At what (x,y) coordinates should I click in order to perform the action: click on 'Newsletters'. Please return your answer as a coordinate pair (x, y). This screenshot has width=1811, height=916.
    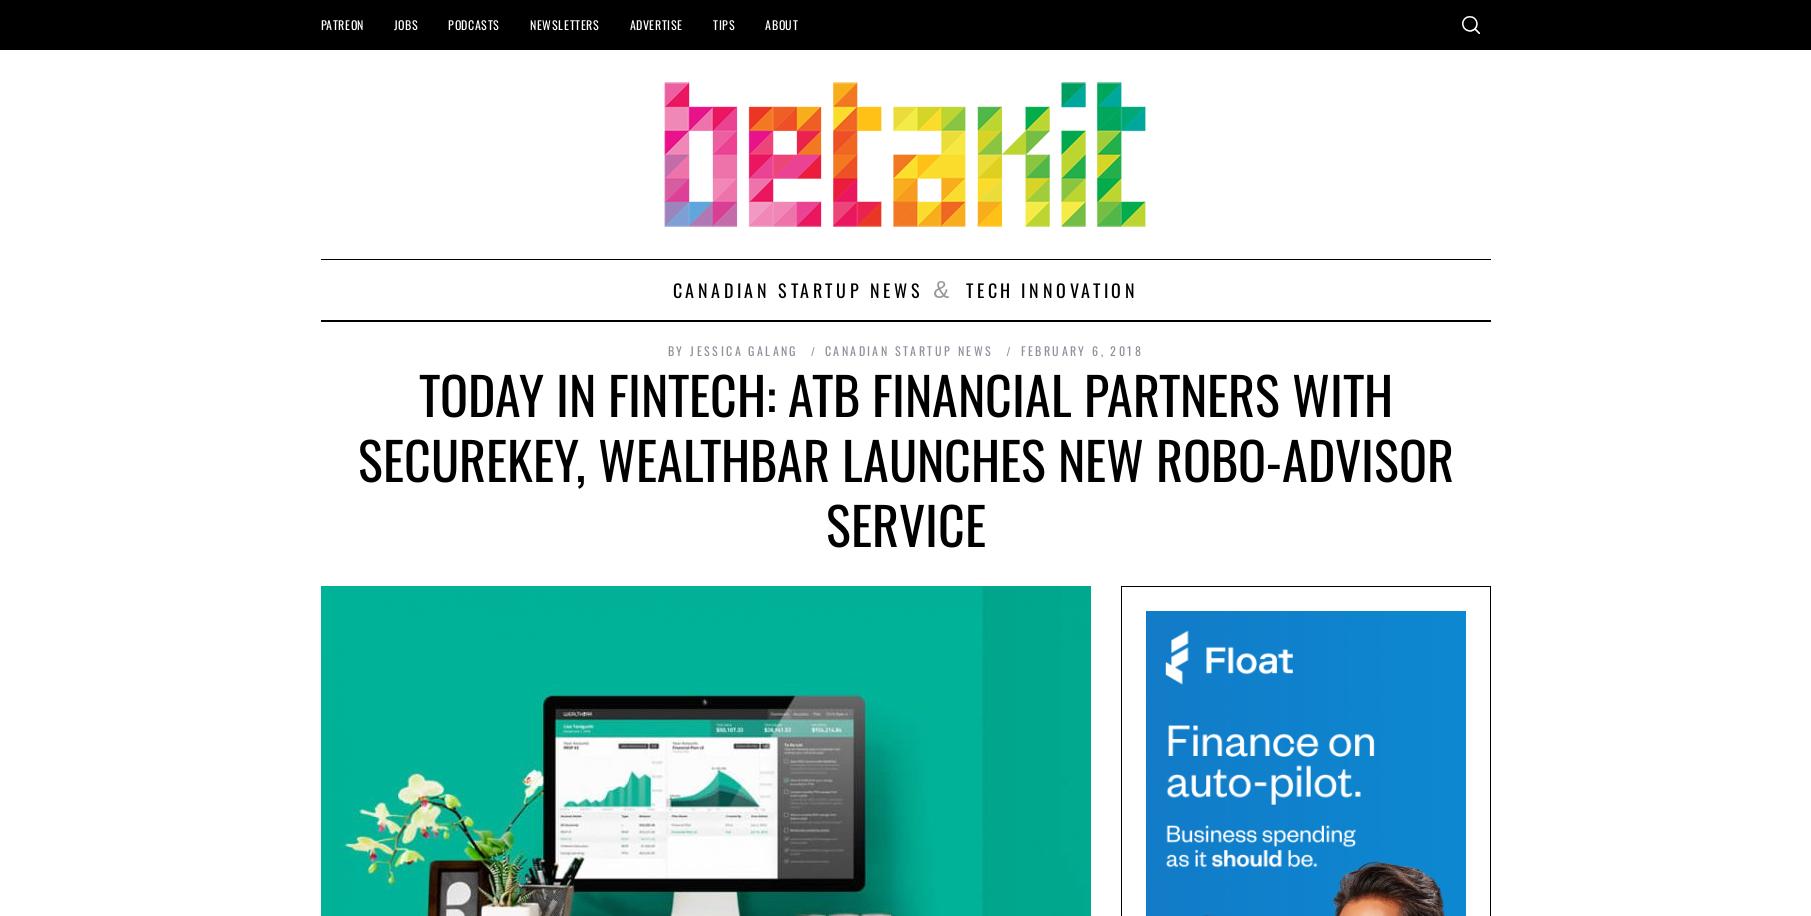
    Looking at the image, I should click on (562, 24).